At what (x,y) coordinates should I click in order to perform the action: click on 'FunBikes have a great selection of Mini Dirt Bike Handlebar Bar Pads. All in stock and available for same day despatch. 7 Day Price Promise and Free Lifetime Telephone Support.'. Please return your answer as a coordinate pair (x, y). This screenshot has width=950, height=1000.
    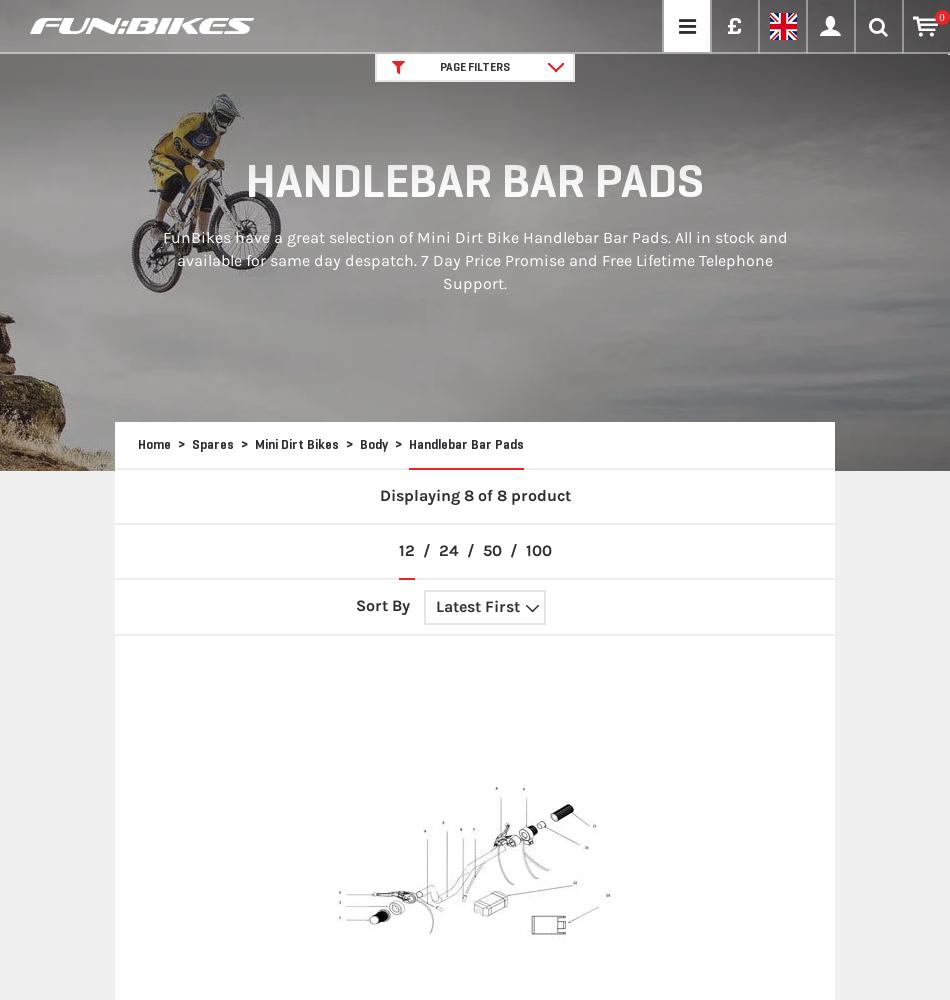
    Looking at the image, I should click on (473, 260).